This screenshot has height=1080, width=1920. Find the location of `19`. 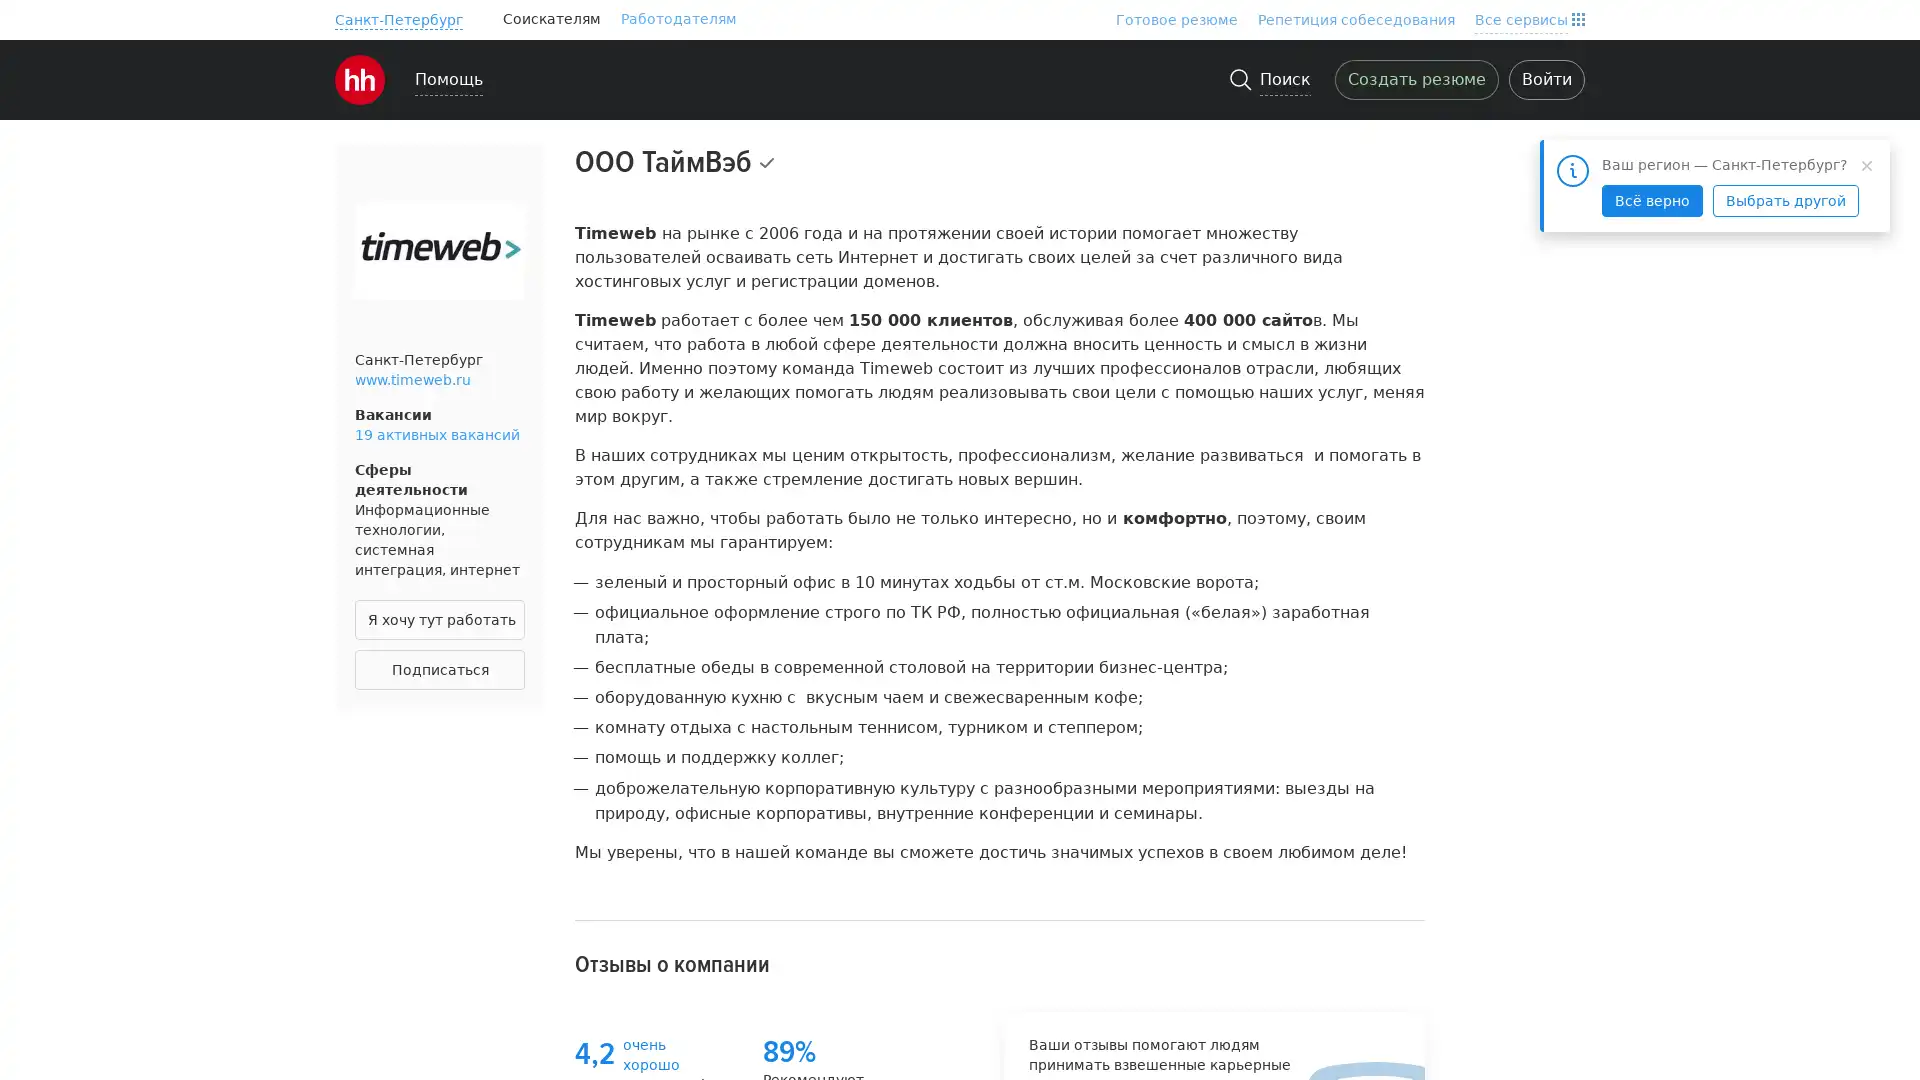

19 is located at coordinates (786, 209).